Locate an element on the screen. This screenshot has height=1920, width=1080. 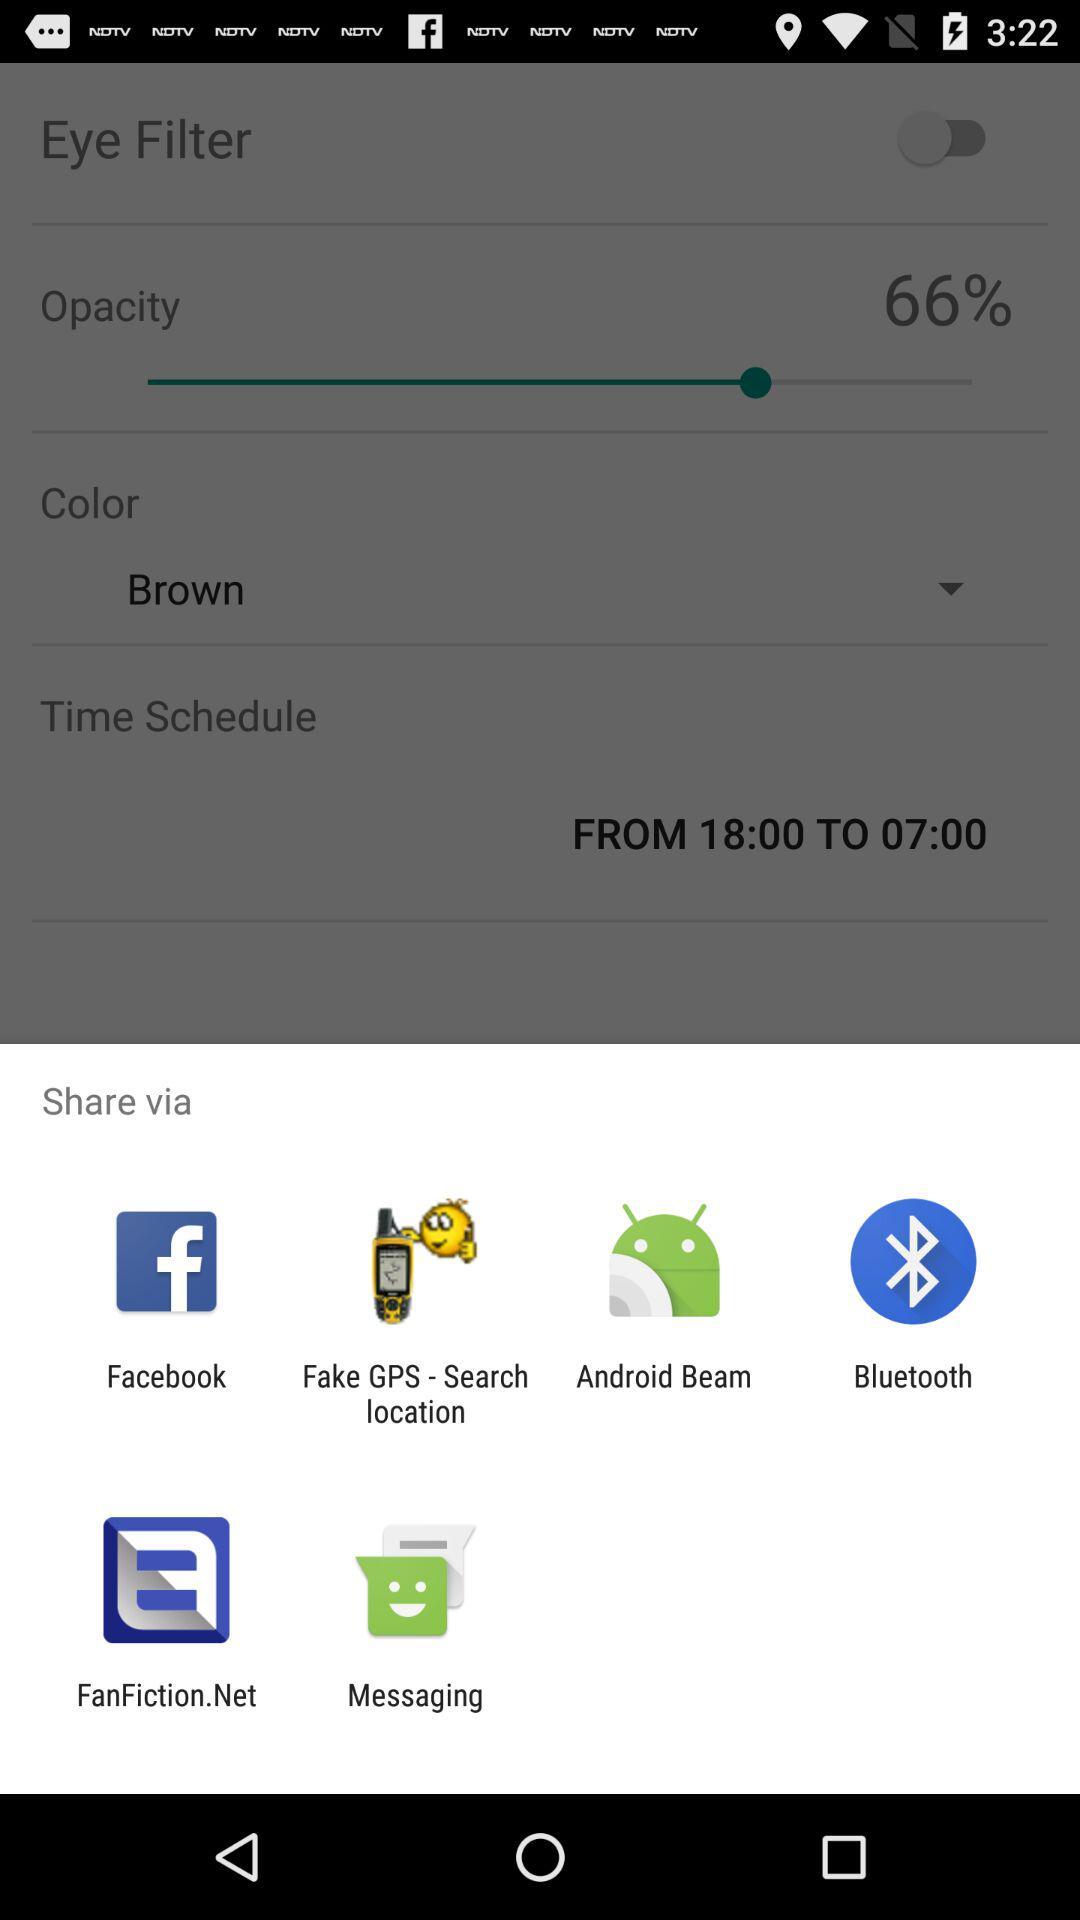
app next to fake gps search app is located at coordinates (165, 1392).